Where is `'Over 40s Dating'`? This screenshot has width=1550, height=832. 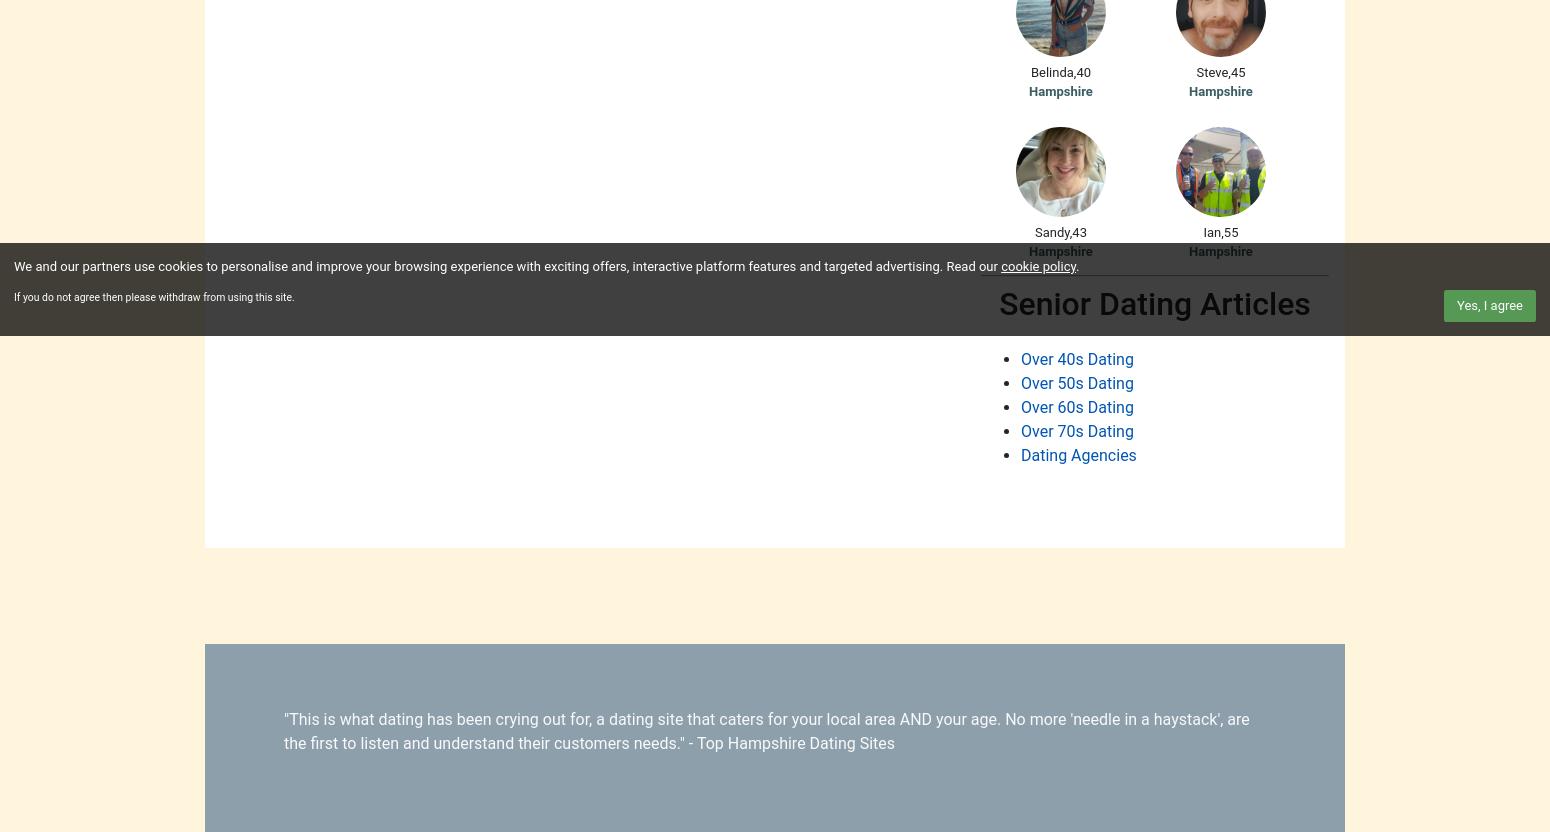
'Over 40s Dating' is located at coordinates (1076, 358).